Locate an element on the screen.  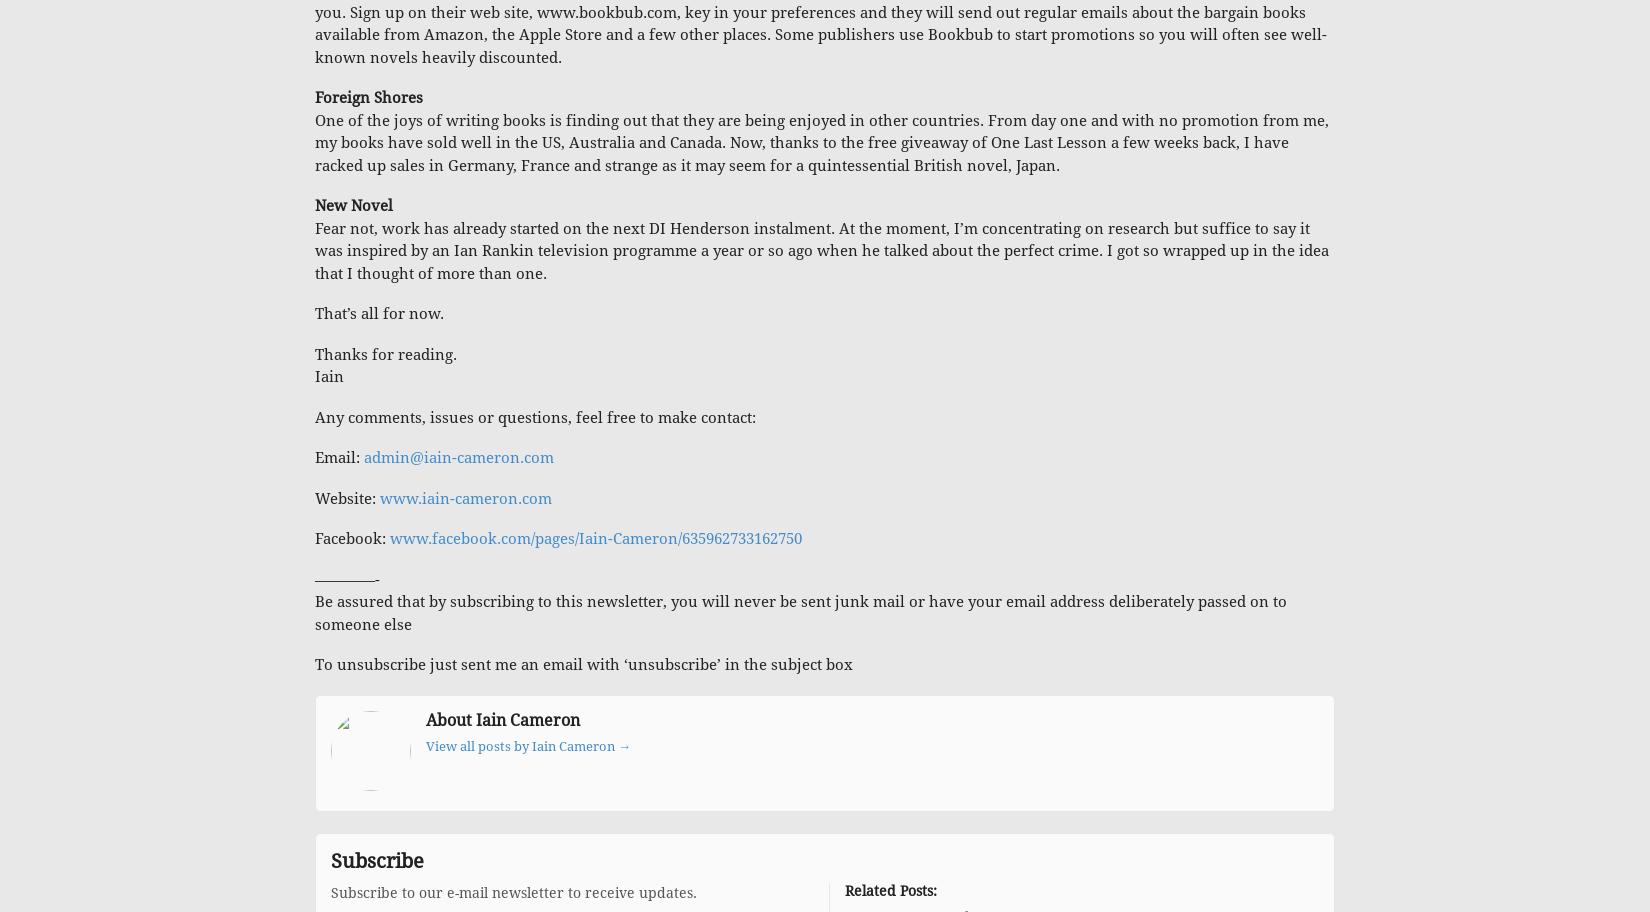
'Website:' is located at coordinates (347, 497).